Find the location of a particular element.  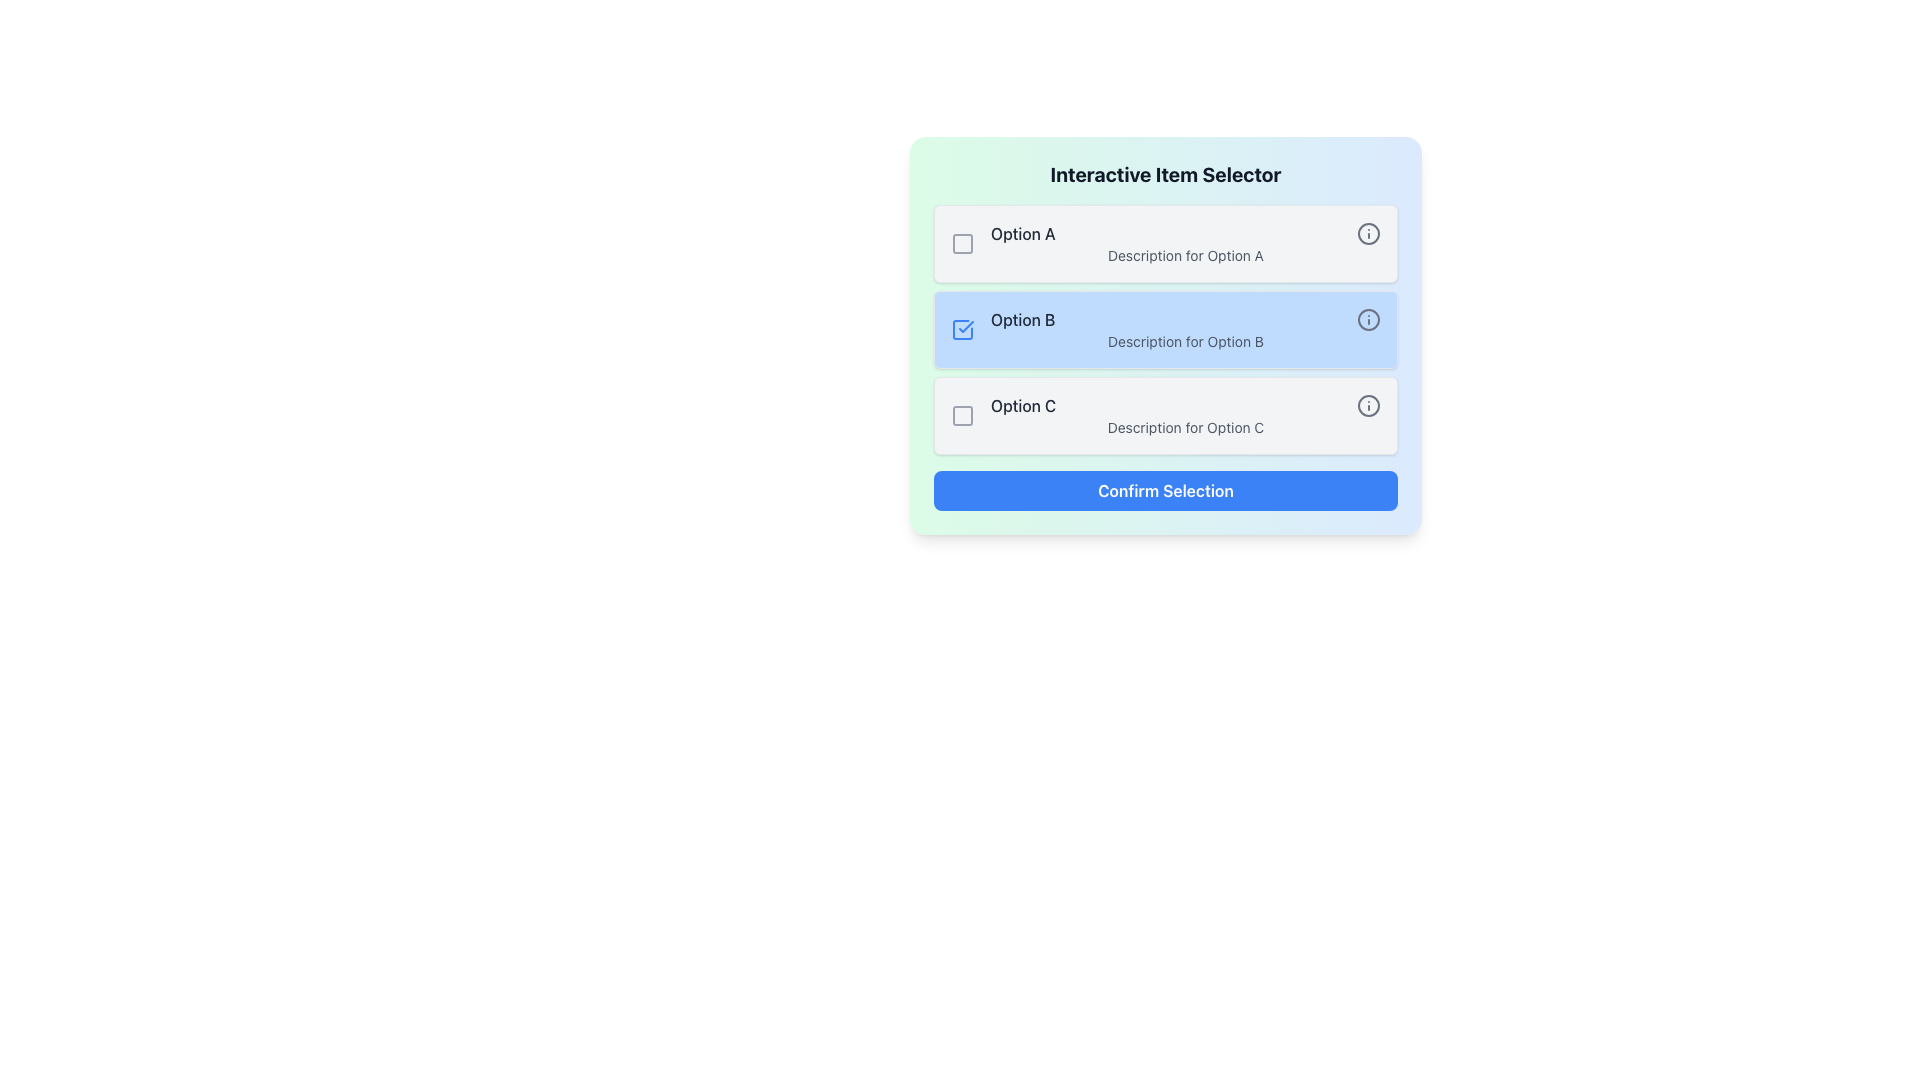

the text label displaying 'Option C' located in the third row of the 'Interactive Item Selector' card, positioned to the left of a descriptive text and an info icon is located at coordinates (1023, 405).